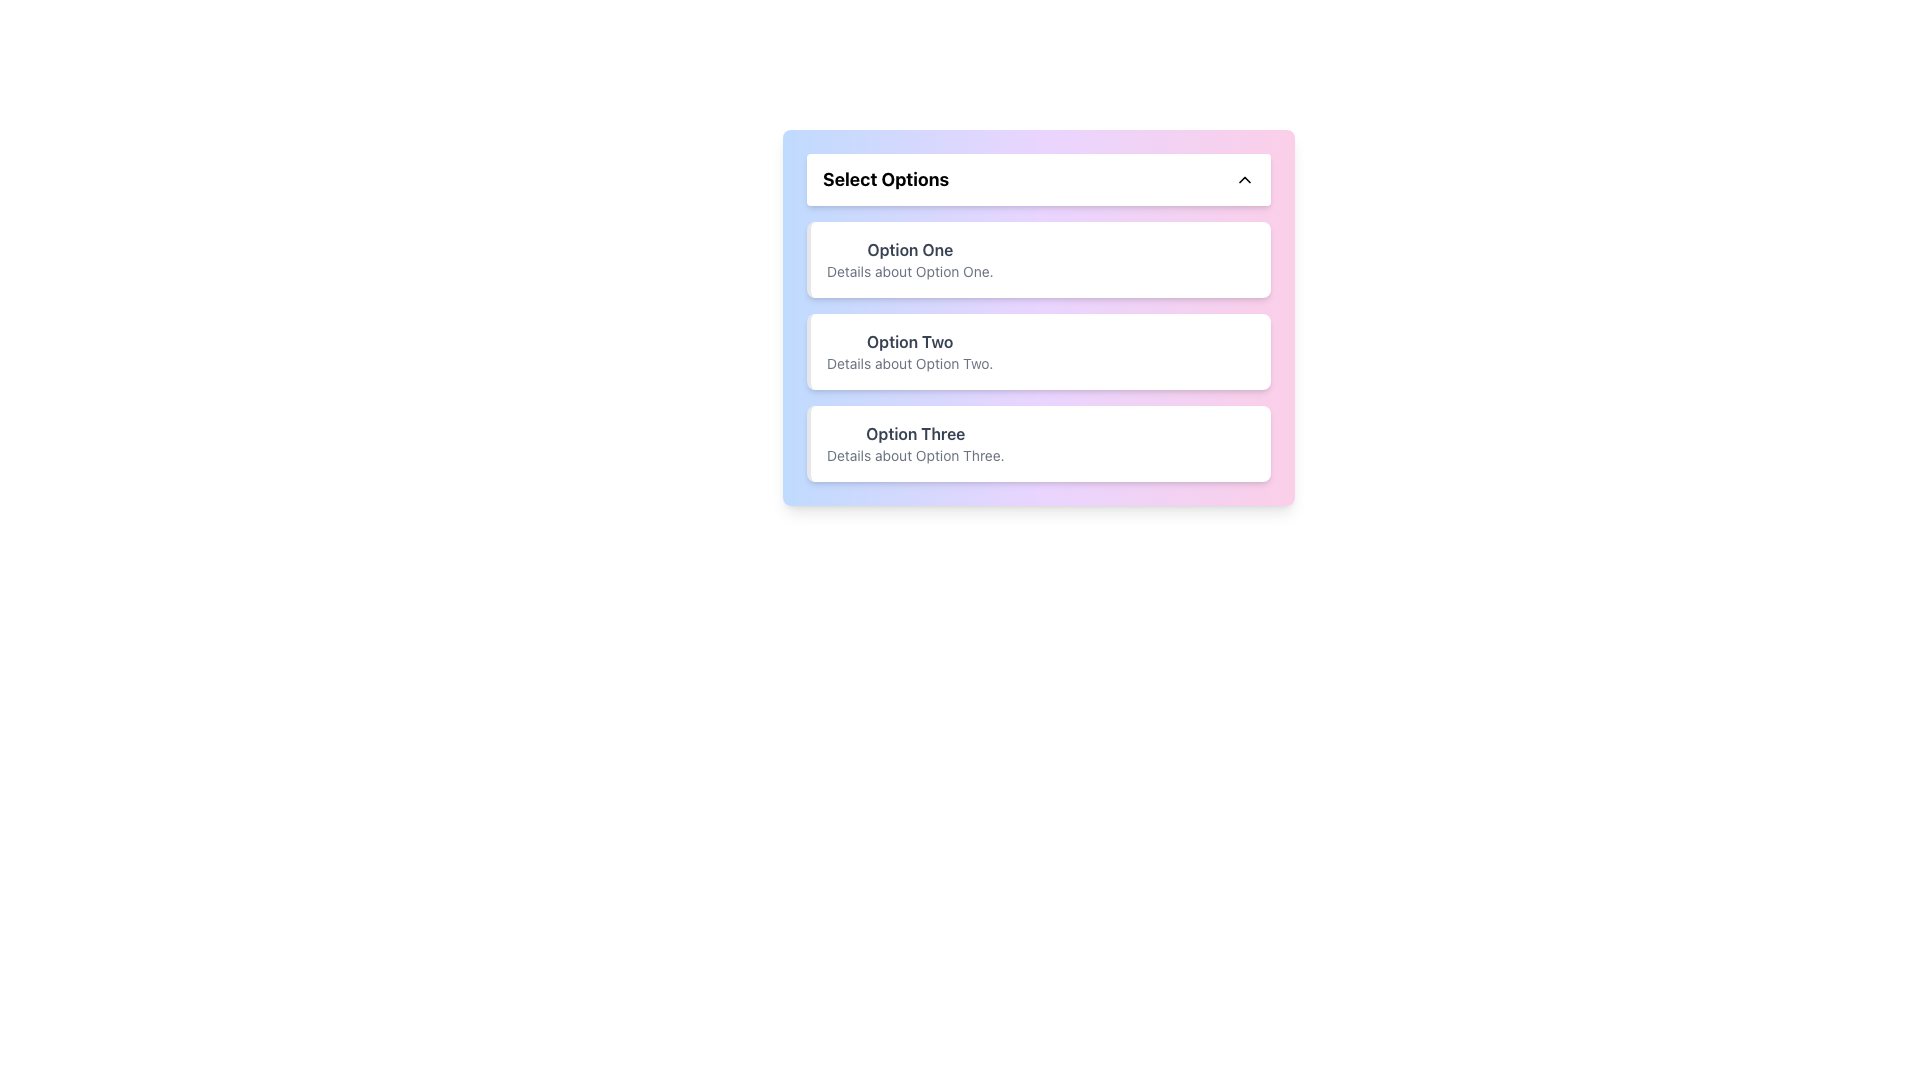  I want to click on the text label reading 'Details about Option Three.', which is styled with a smaller text size and gray color, positioned directly beneath the 'Option Three' title in the 'Select Options' dropdown list, so click(914, 455).